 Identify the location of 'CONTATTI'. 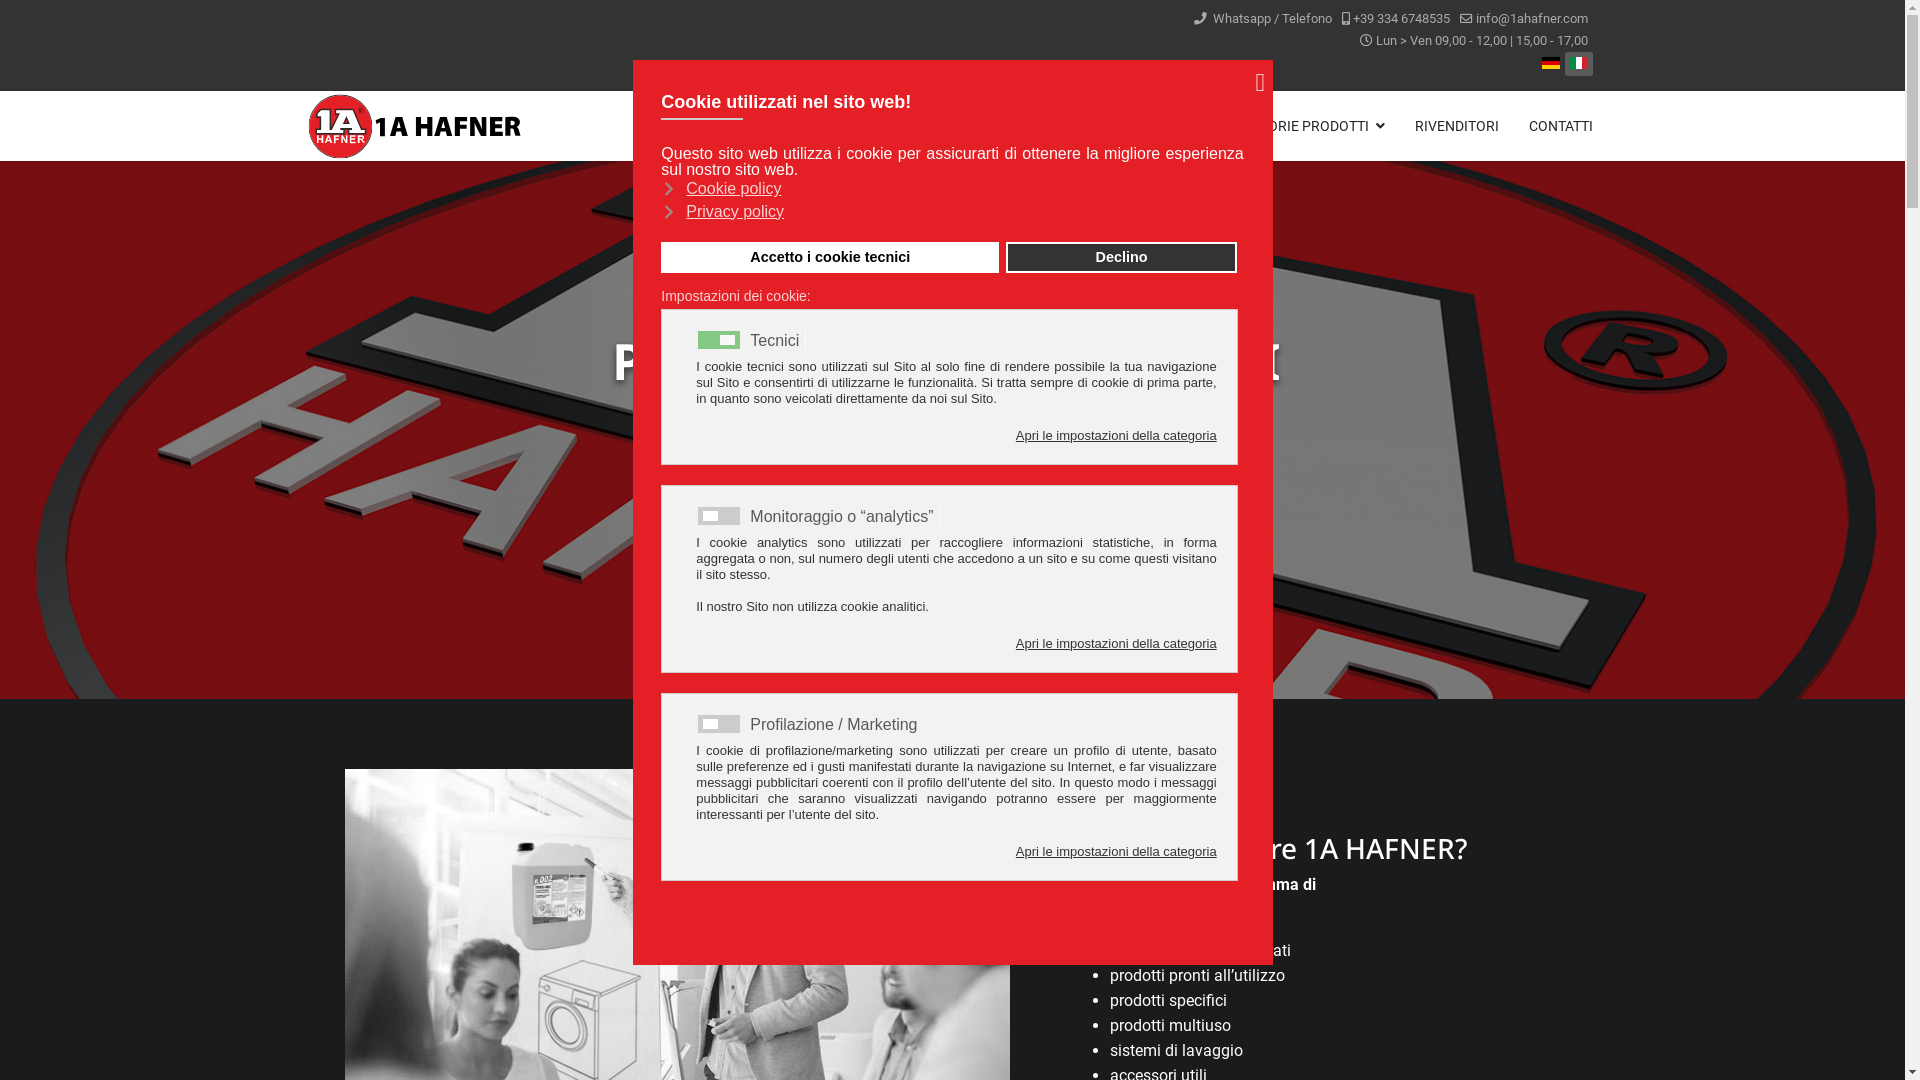
(1552, 126).